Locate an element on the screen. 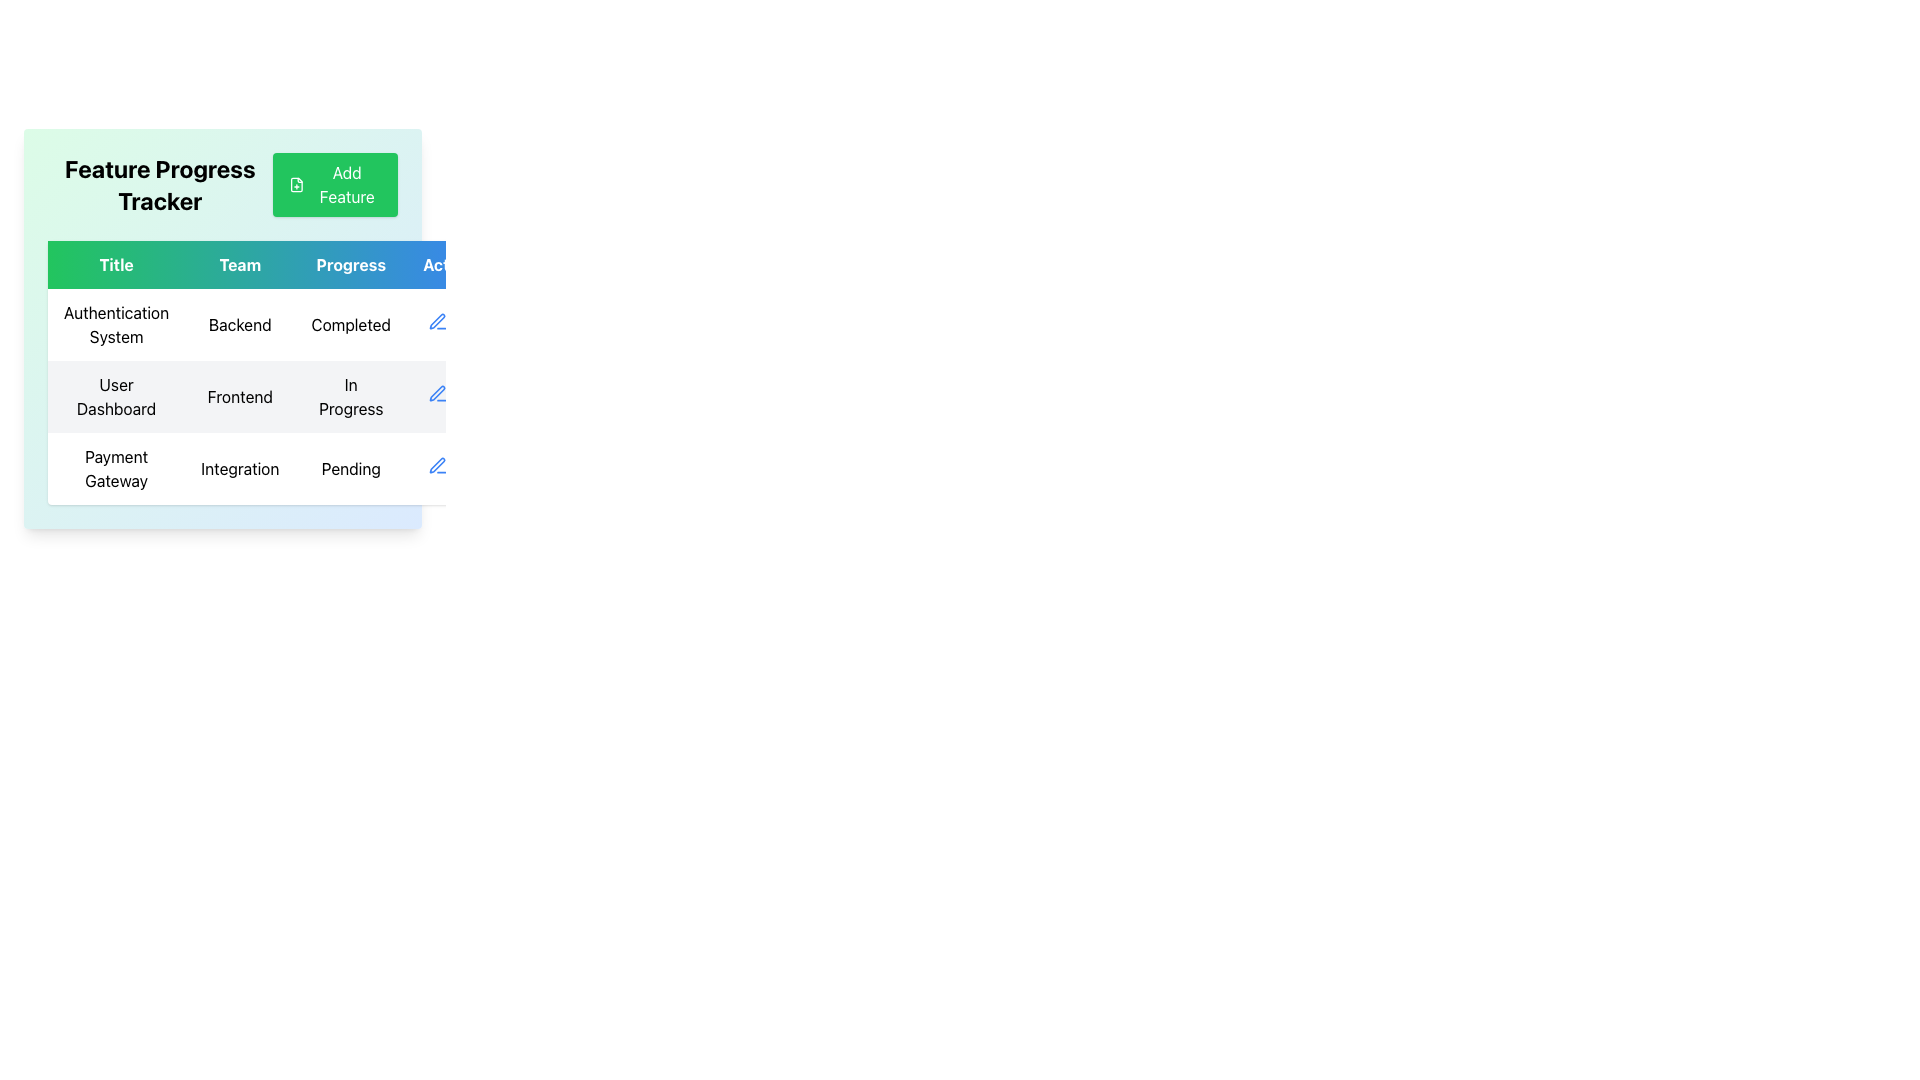  the text label displaying 'Frontend' located in the second row of the table under the 'Team' column, which has a light gray background is located at coordinates (240, 397).